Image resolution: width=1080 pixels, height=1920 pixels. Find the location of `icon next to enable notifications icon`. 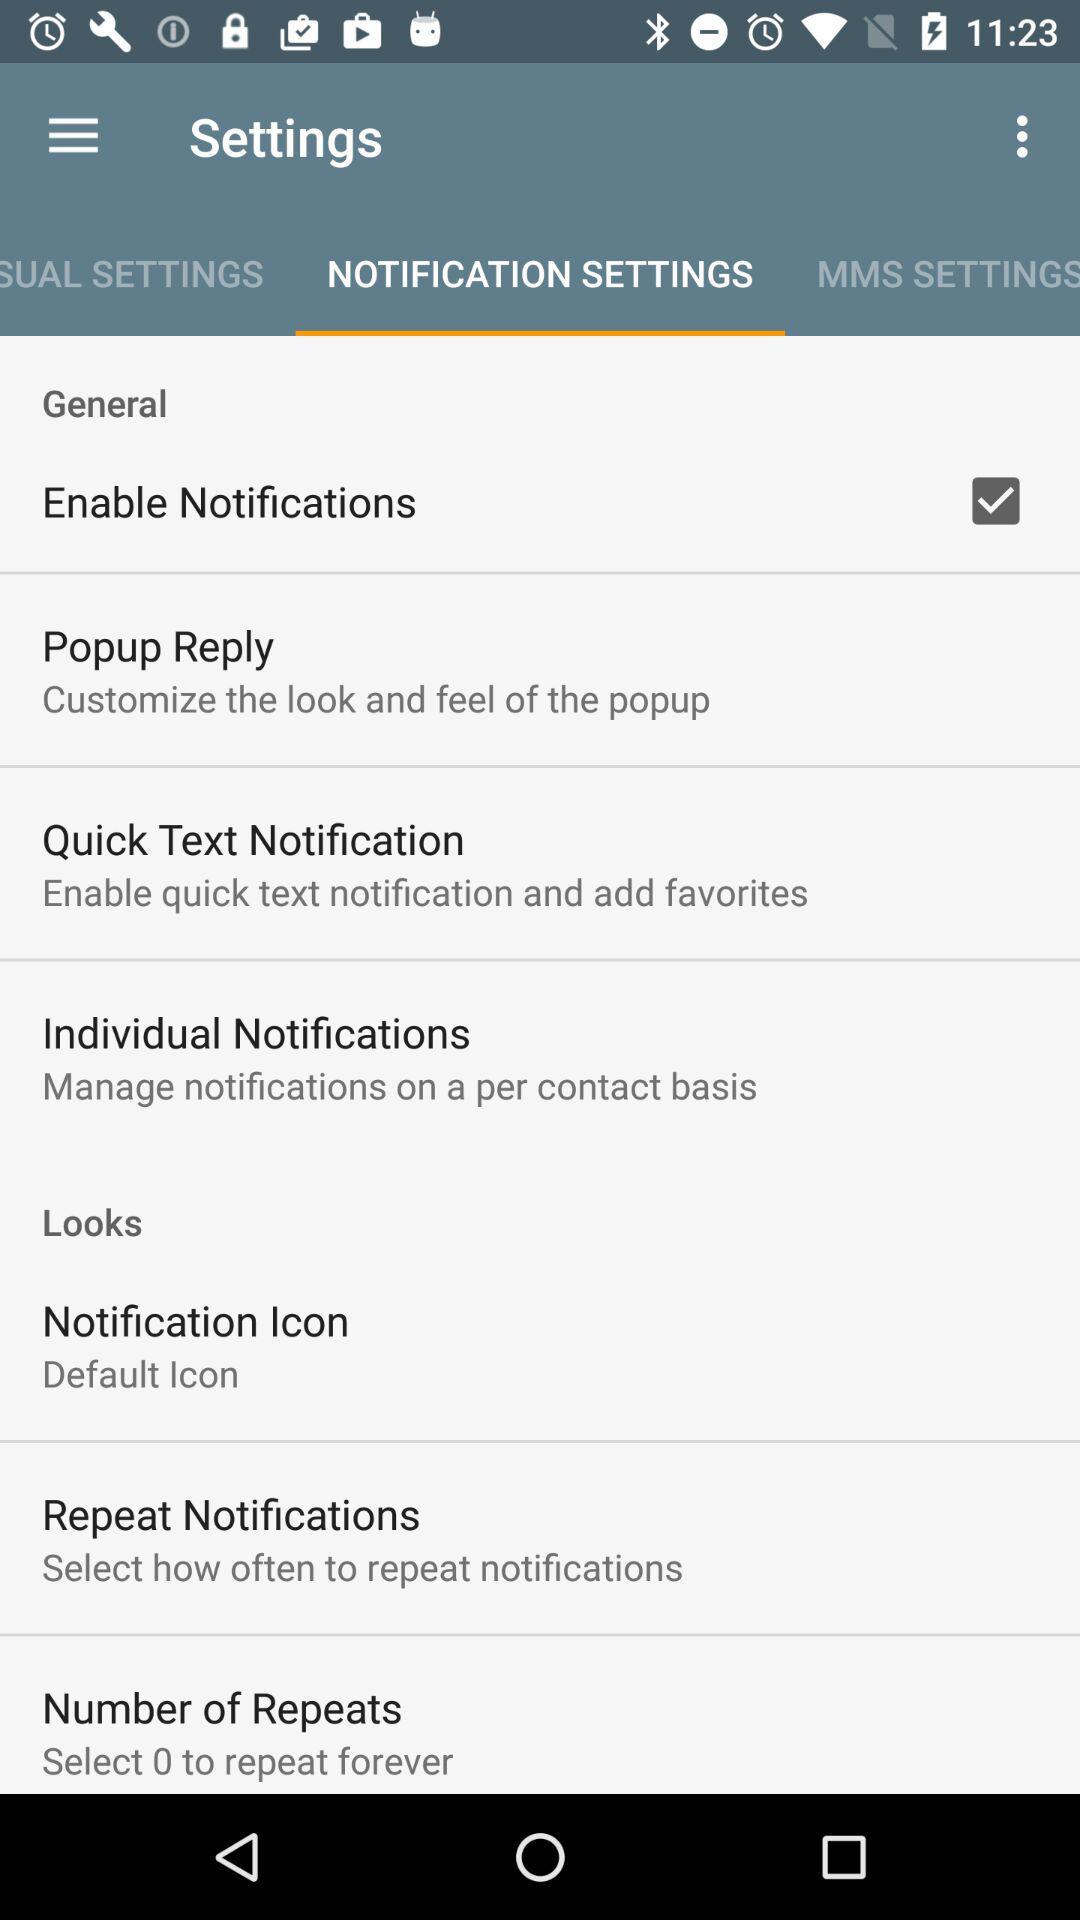

icon next to enable notifications icon is located at coordinates (995, 500).